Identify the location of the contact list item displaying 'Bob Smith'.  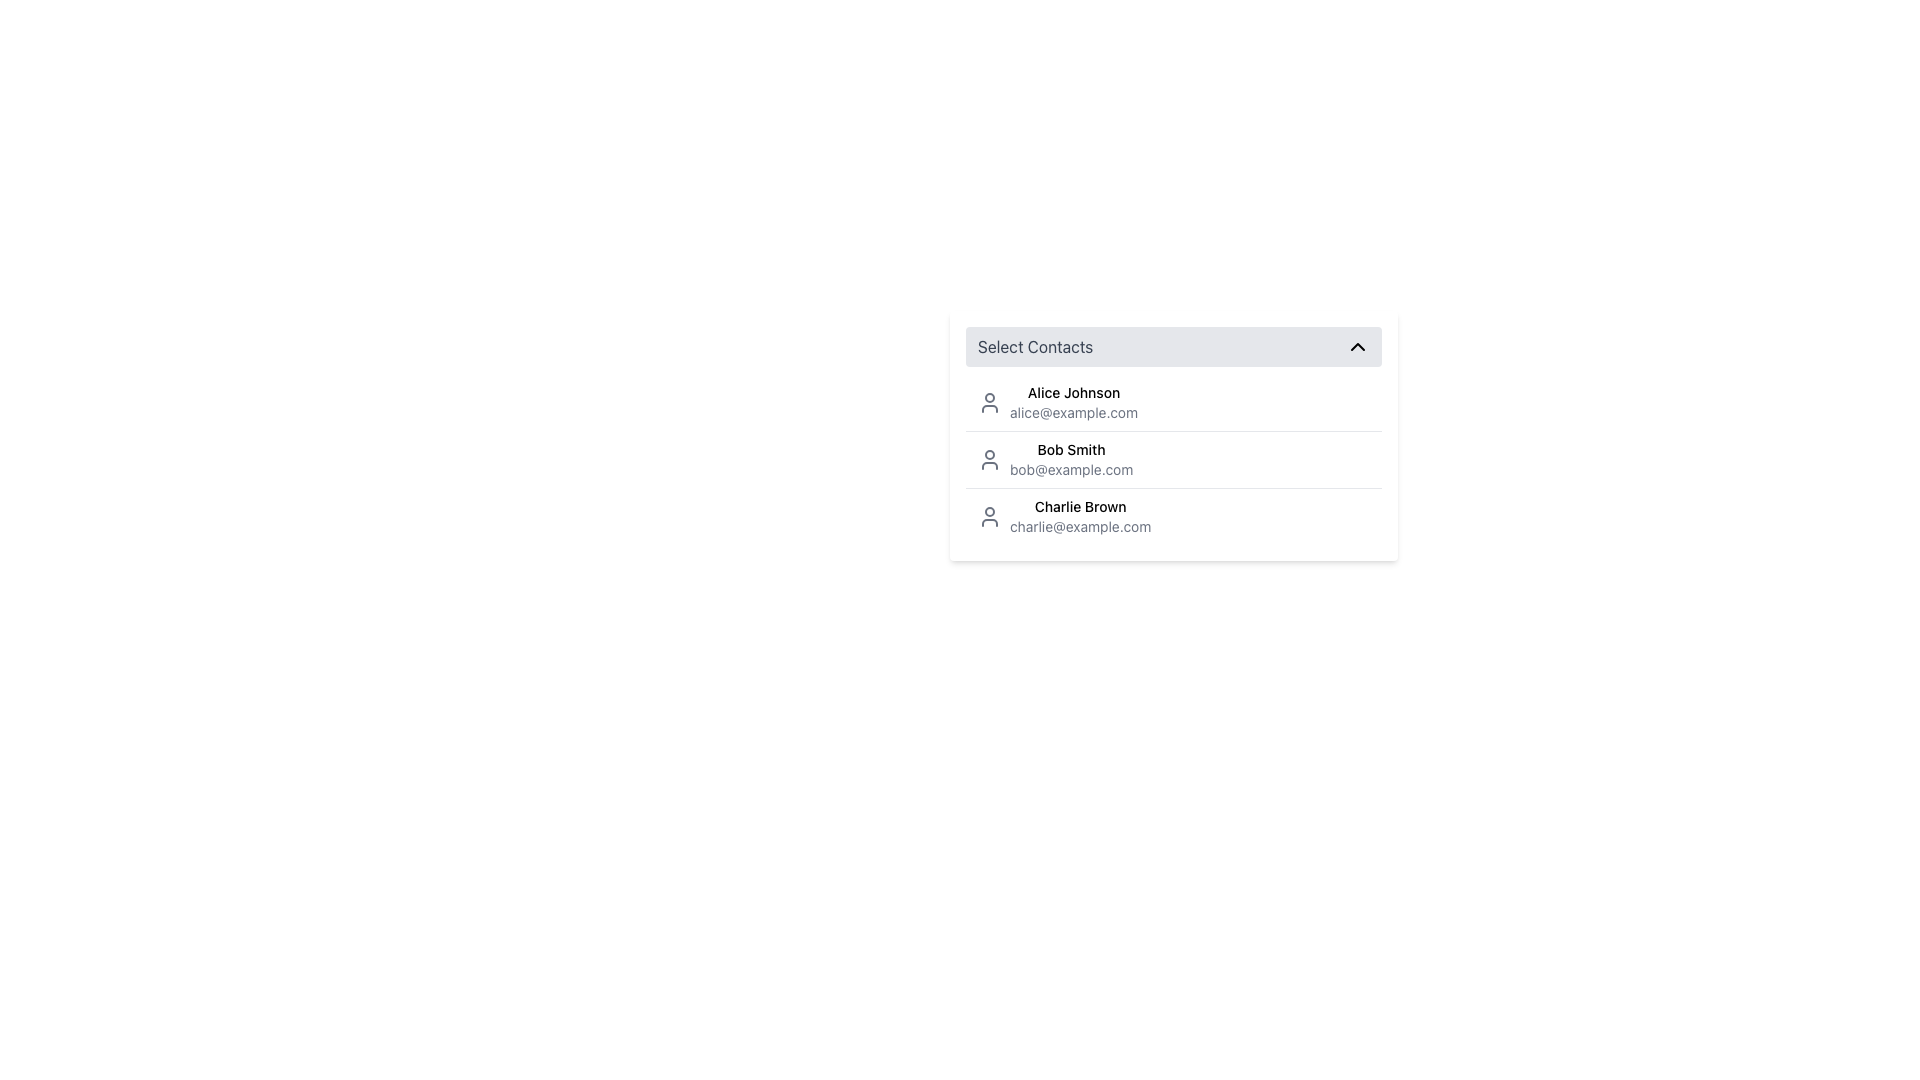
(1054, 459).